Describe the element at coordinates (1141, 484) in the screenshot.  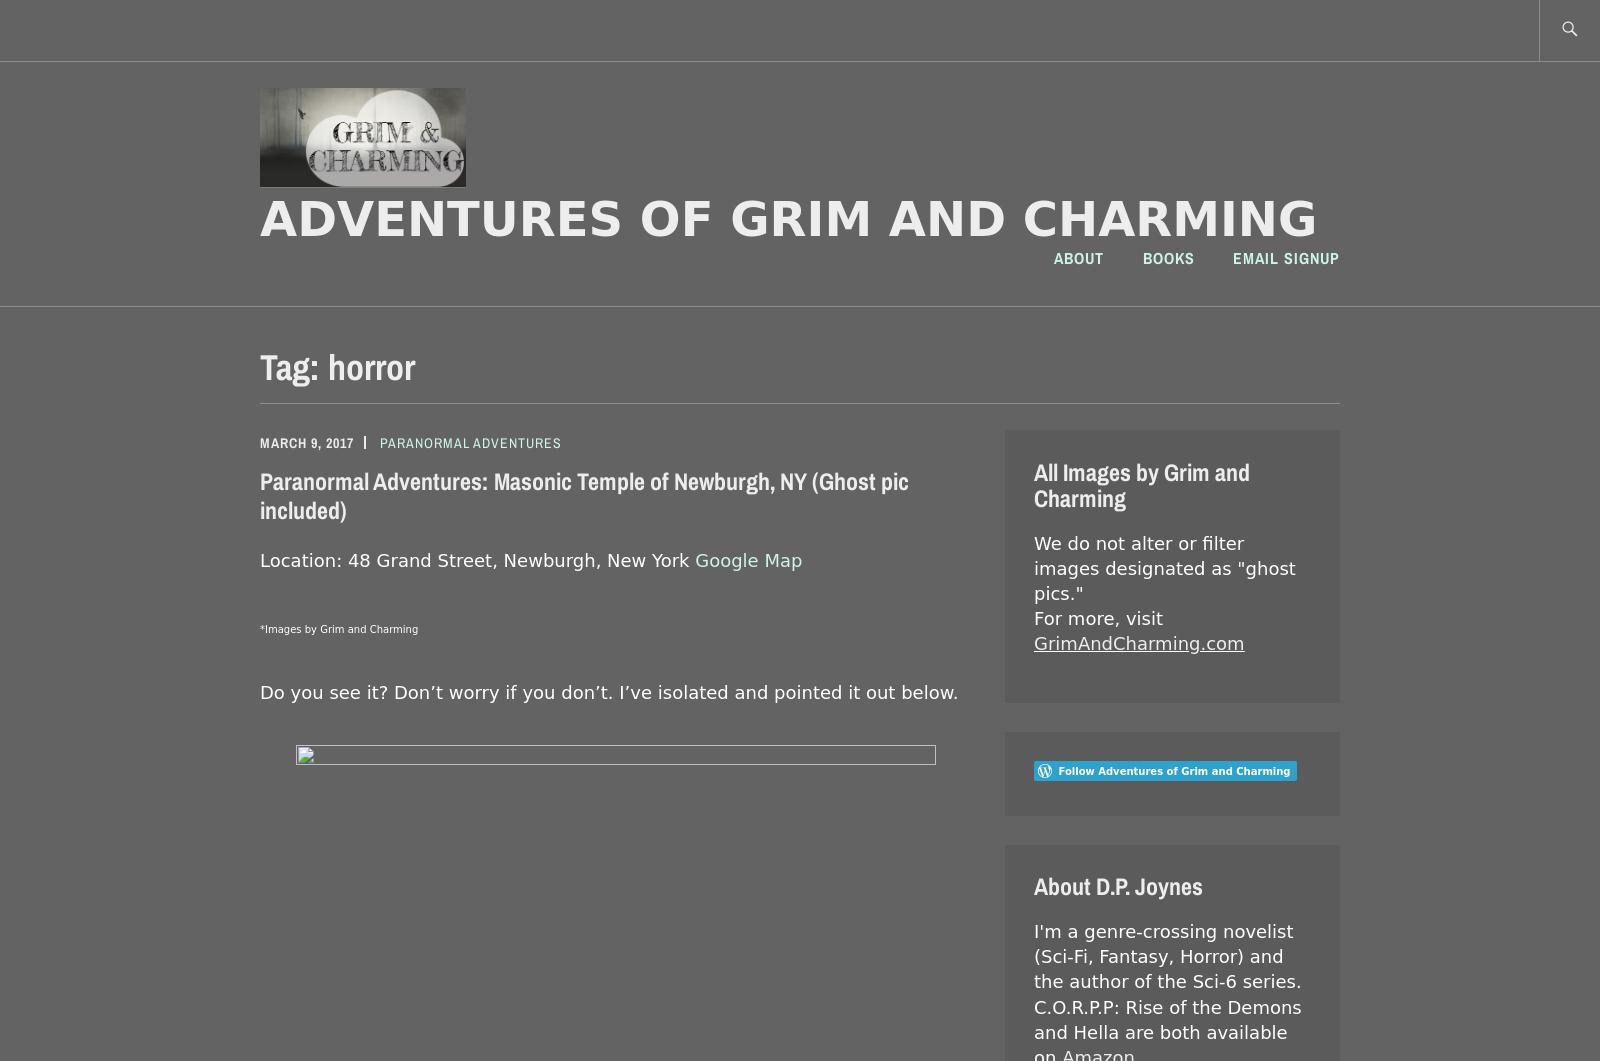
I see `'All Images by Grim and Charming'` at that location.